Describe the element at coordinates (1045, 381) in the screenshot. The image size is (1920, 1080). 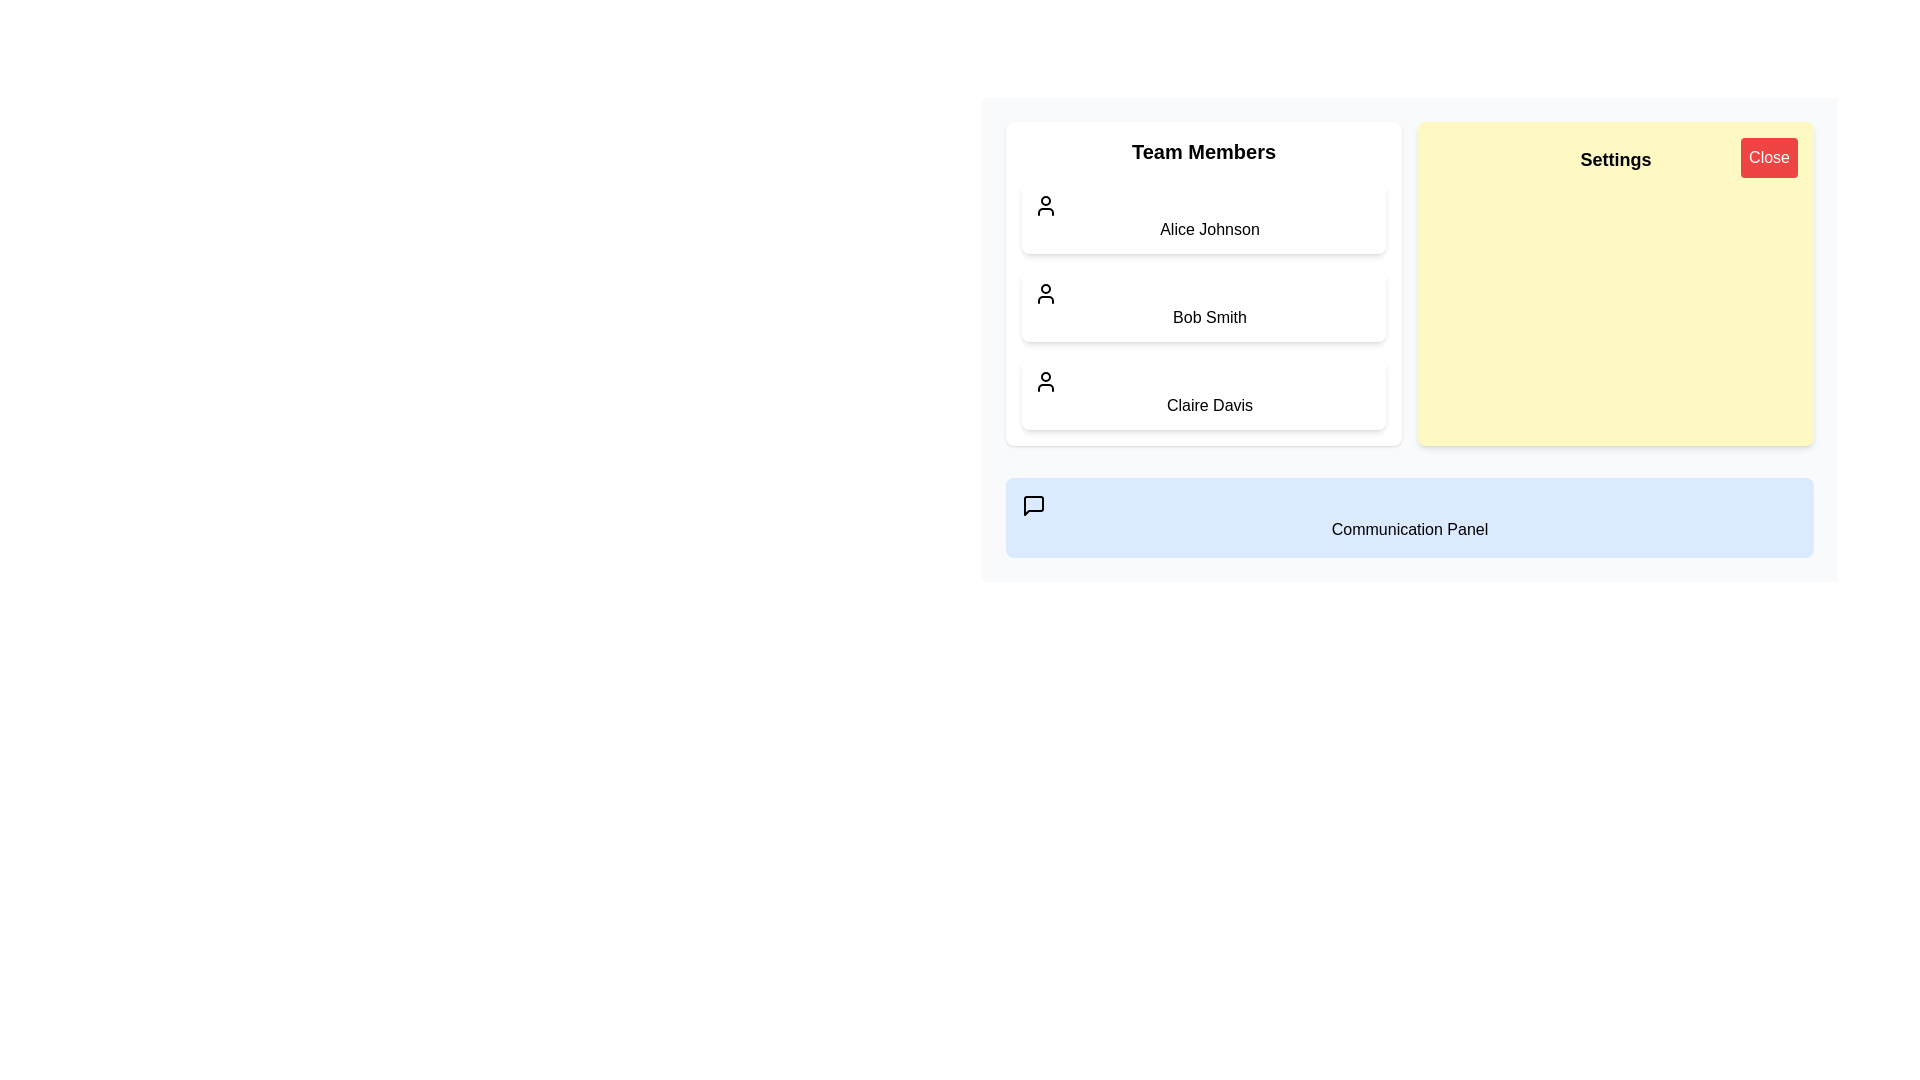
I see `the user silhouette icon located to the left of the name 'Claire Davis' within the card representing the third team member in the list` at that location.